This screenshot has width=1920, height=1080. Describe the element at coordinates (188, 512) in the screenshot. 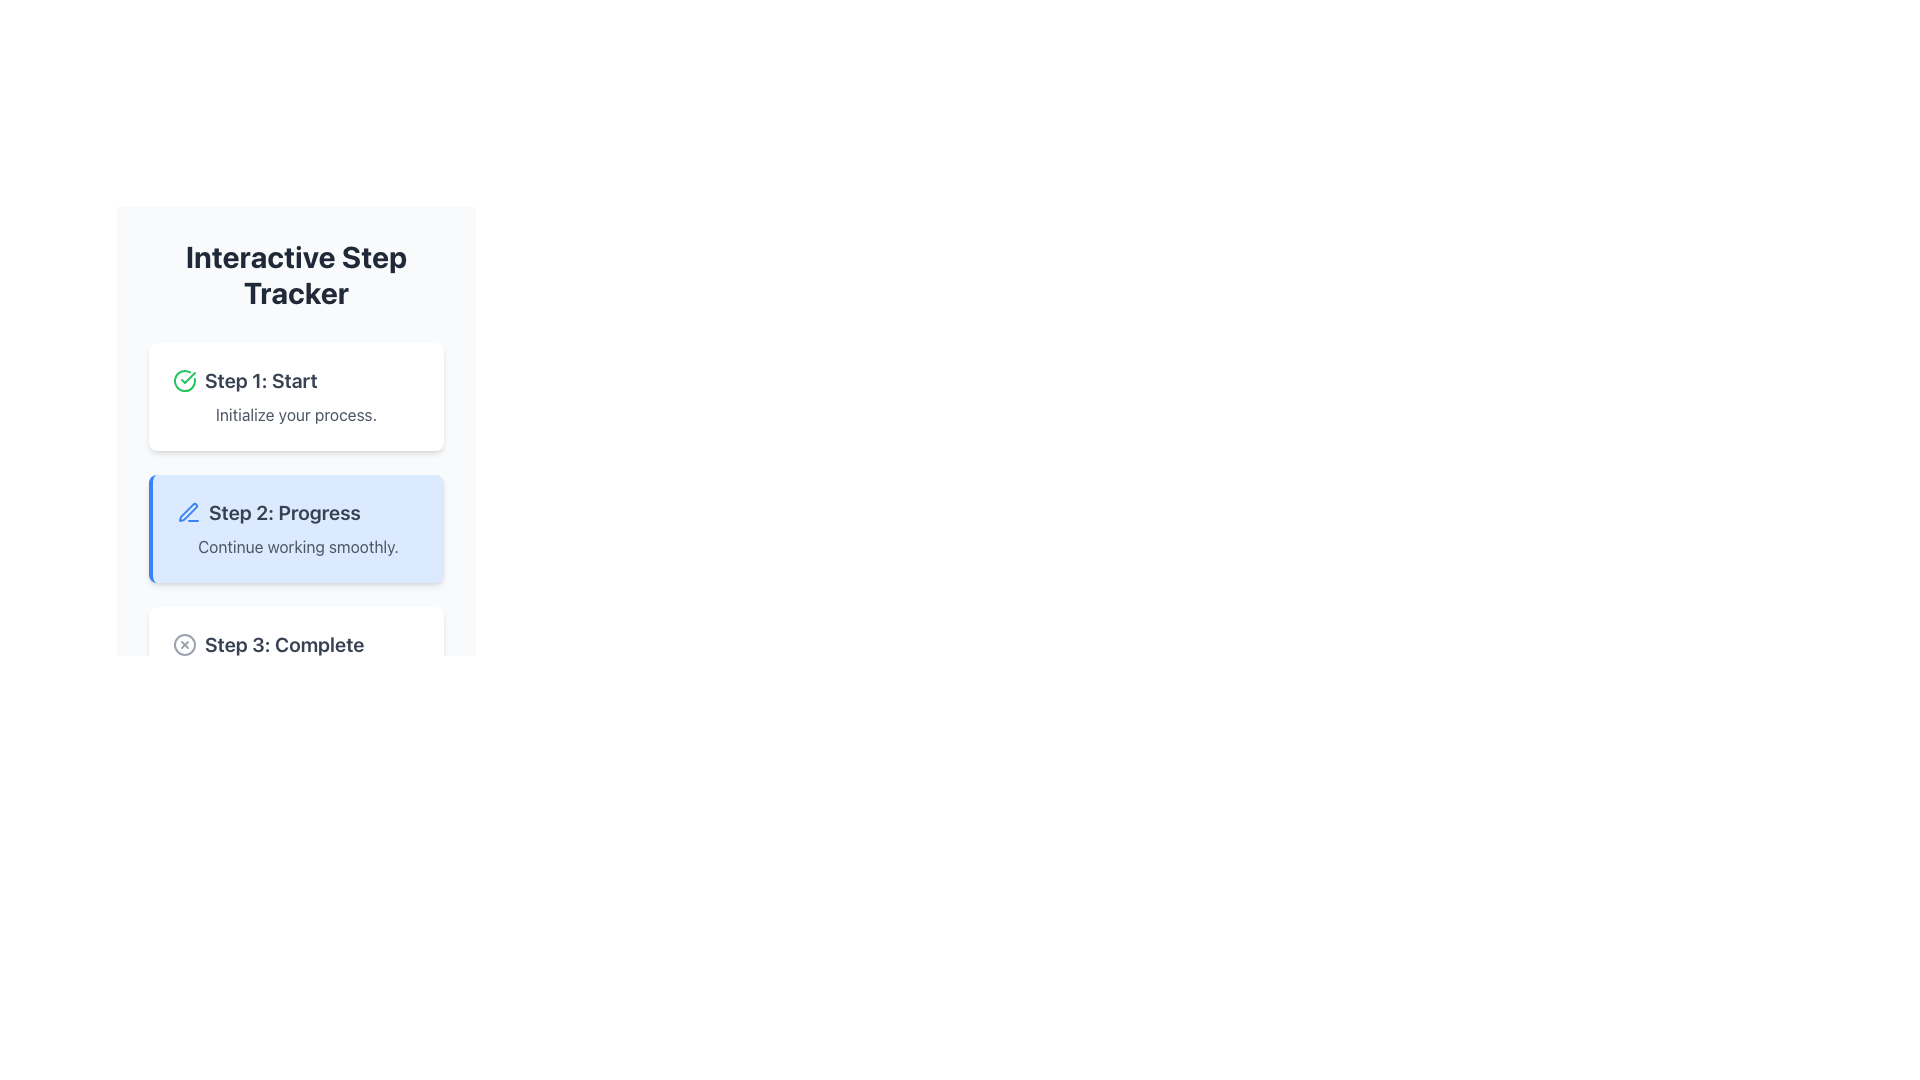

I see `the first icon representing step '2' in the 'Step 2: Progress' step tracker component, located to the left of the step text` at that location.